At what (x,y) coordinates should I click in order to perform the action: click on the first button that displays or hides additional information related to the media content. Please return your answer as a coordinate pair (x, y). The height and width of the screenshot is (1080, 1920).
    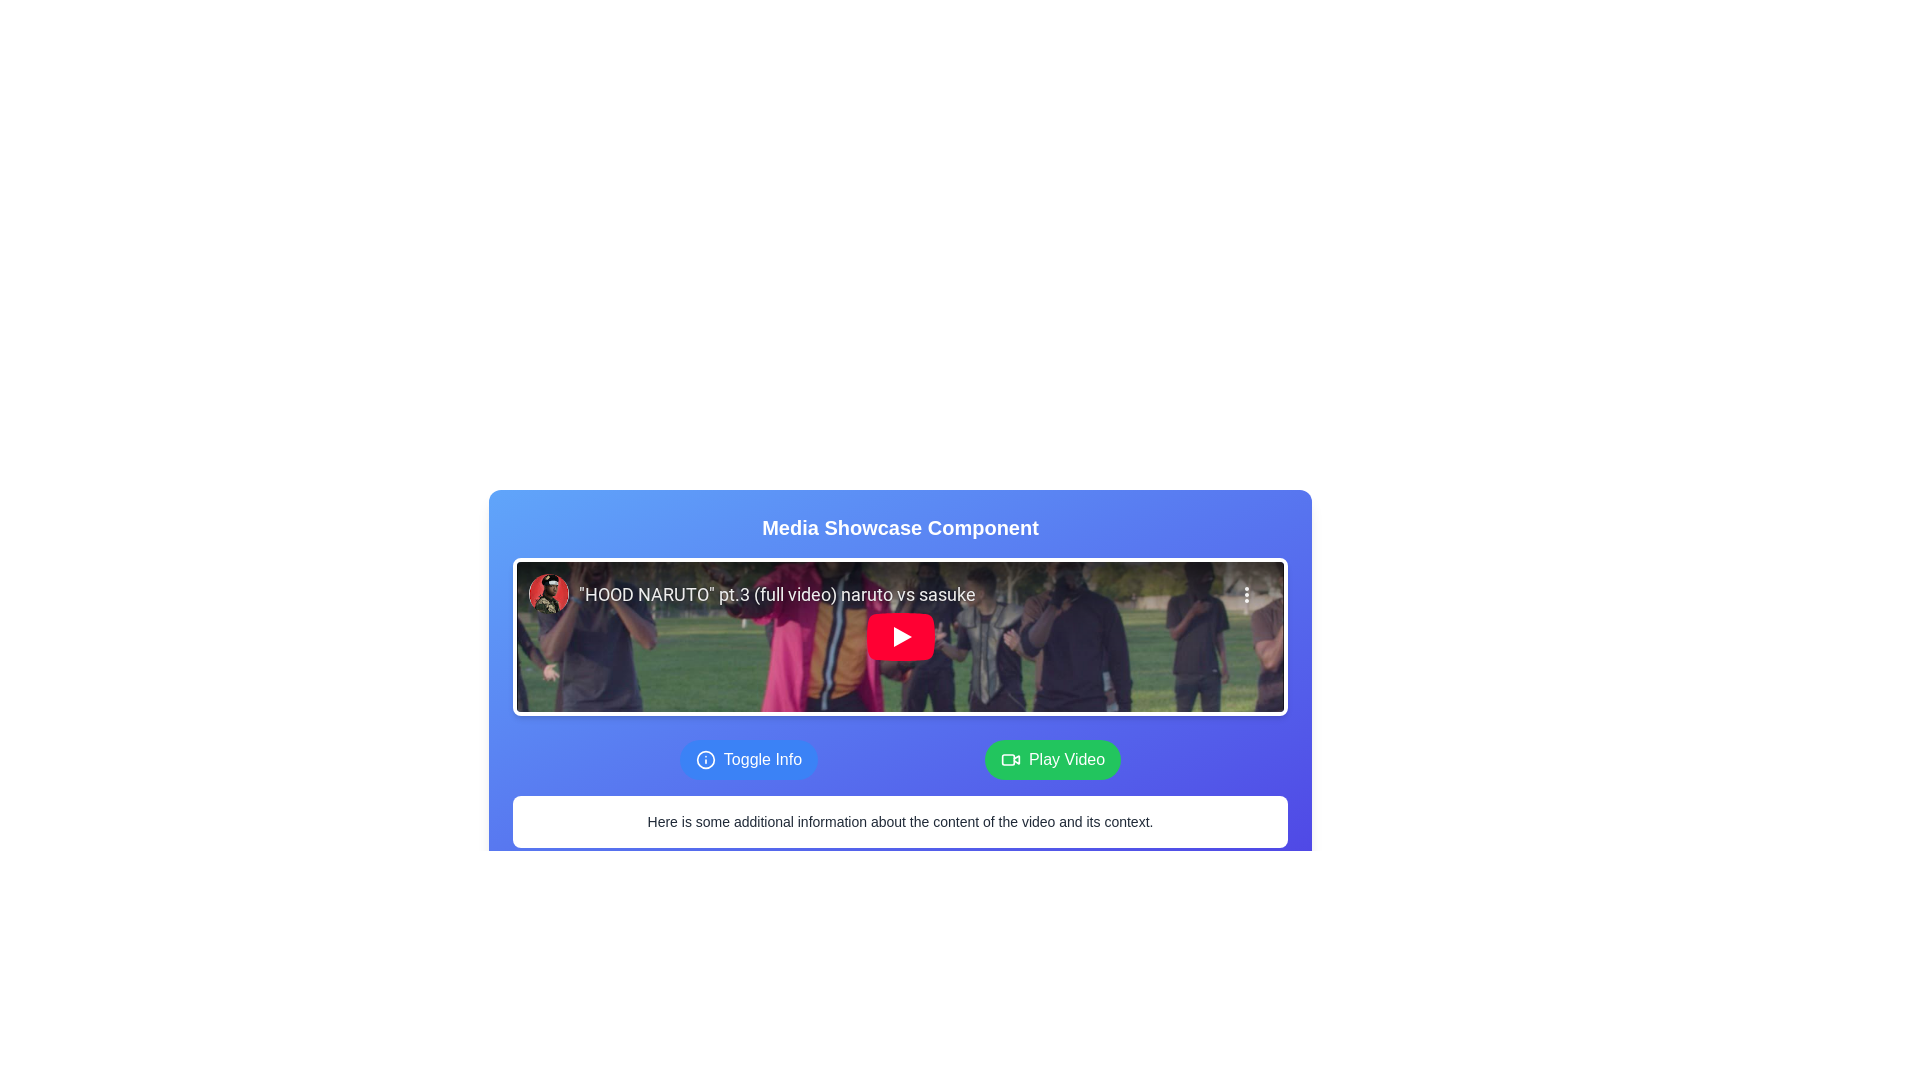
    Looking at the image, I should click on (747, 759).